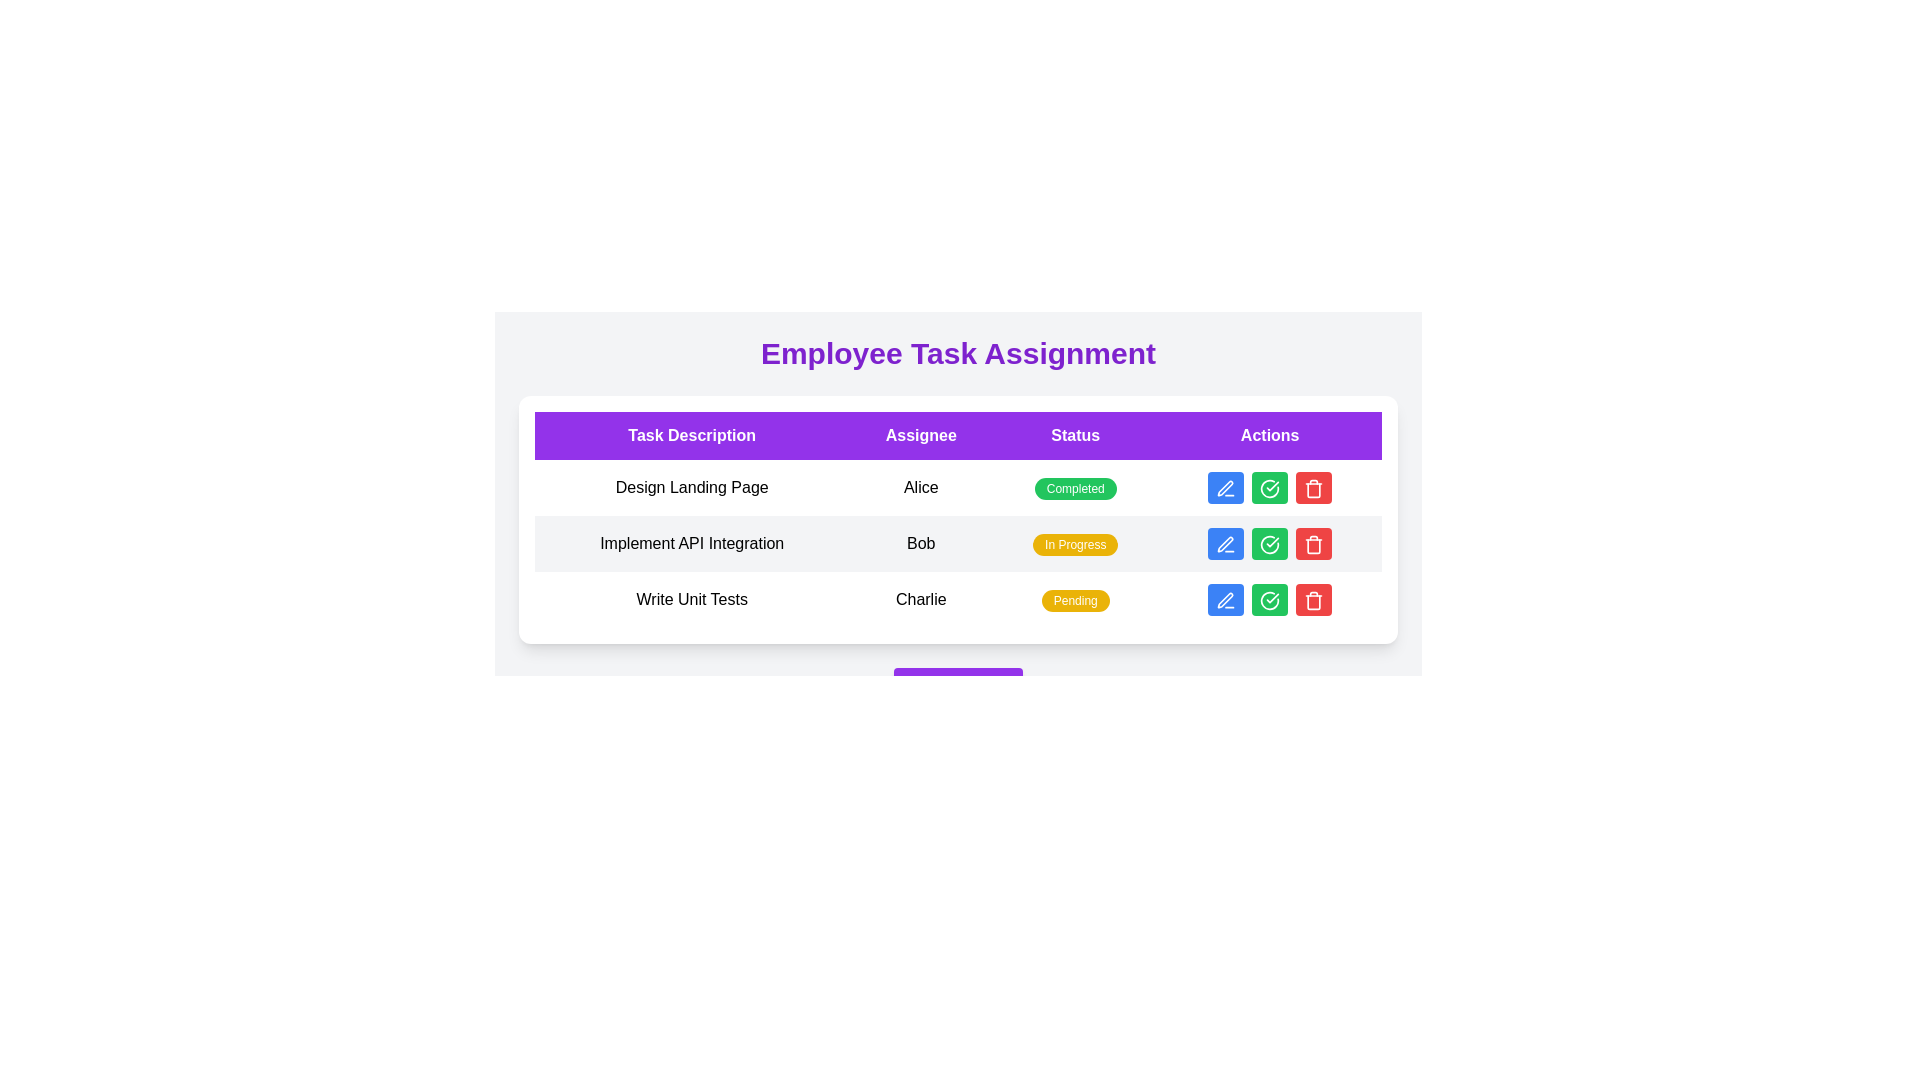  What do you see at coordinates (1225, 599) in the screenshot?
I see `the blue rounded button with a pen icon located in the 'Actions' column for 'Charlie'` at bounding box center [1225, 599].